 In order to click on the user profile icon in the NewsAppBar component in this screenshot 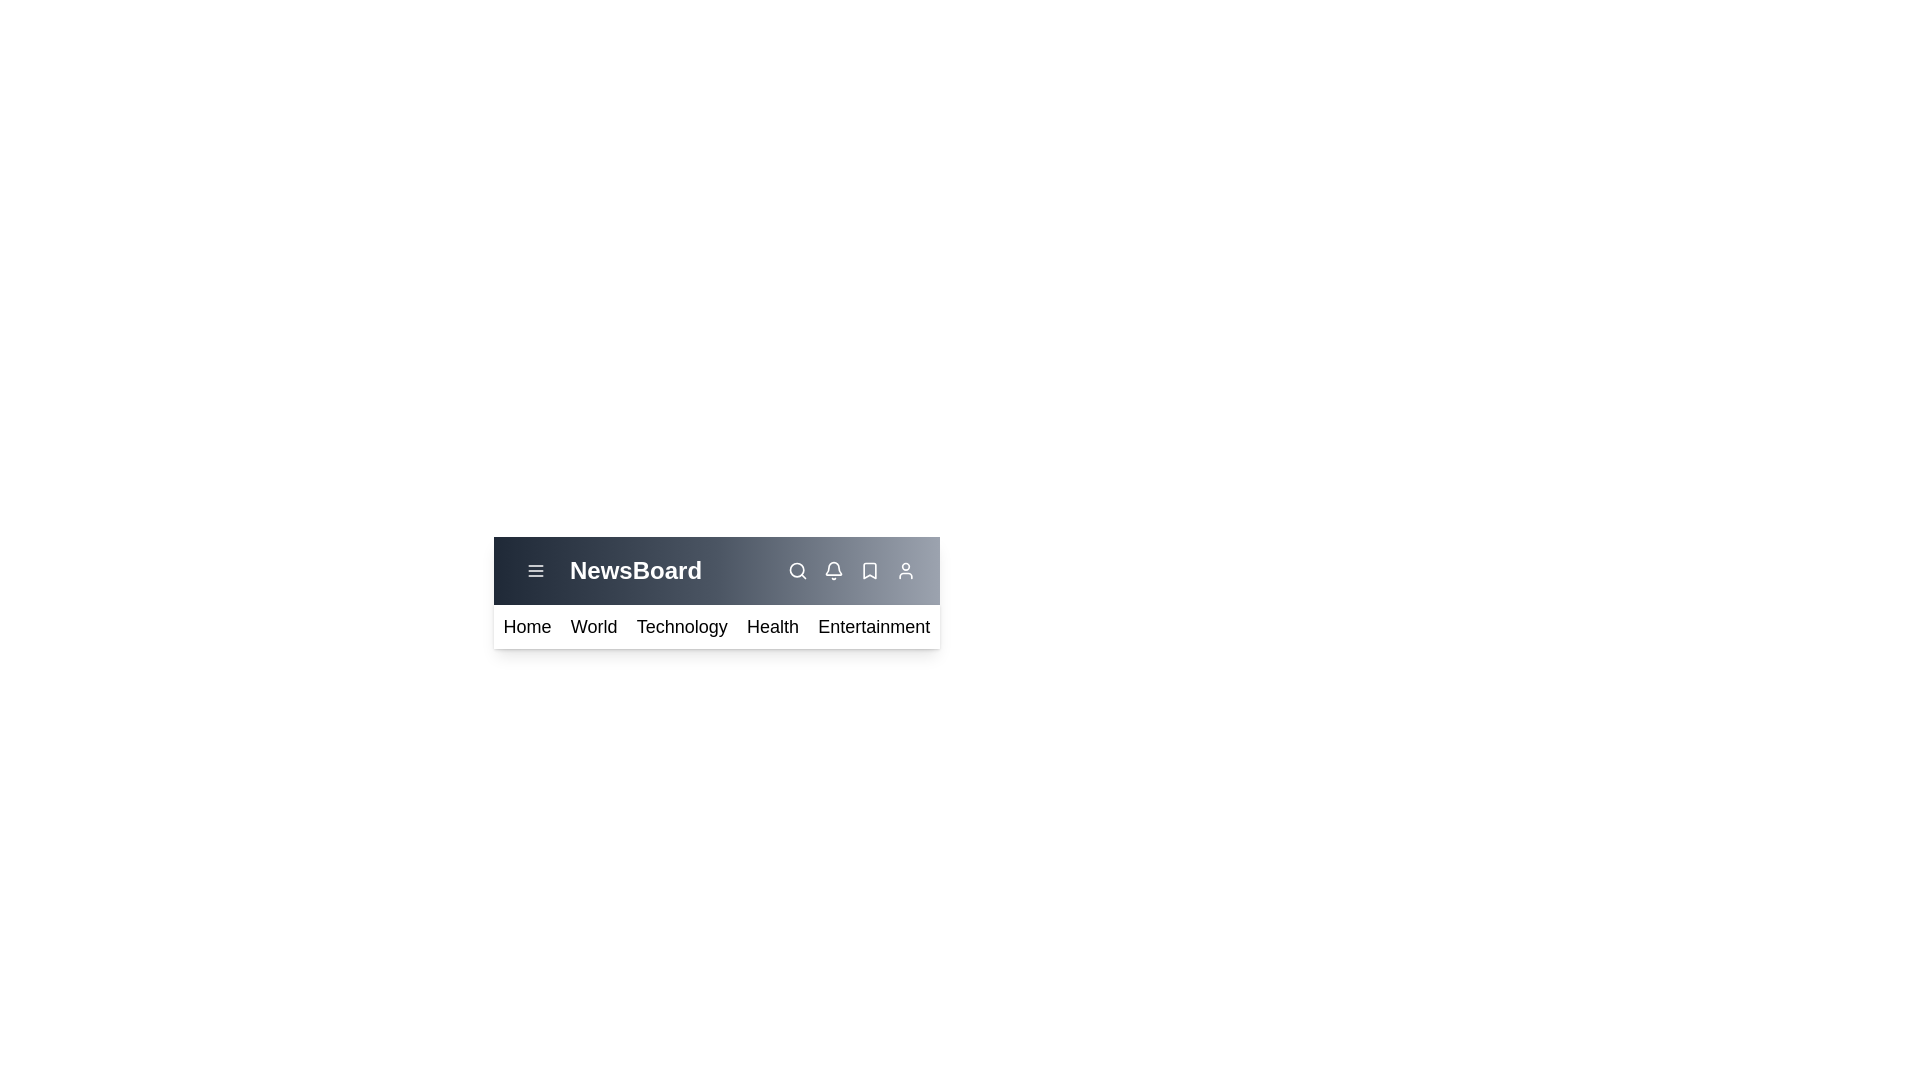, I will do `click(905, 570)`.